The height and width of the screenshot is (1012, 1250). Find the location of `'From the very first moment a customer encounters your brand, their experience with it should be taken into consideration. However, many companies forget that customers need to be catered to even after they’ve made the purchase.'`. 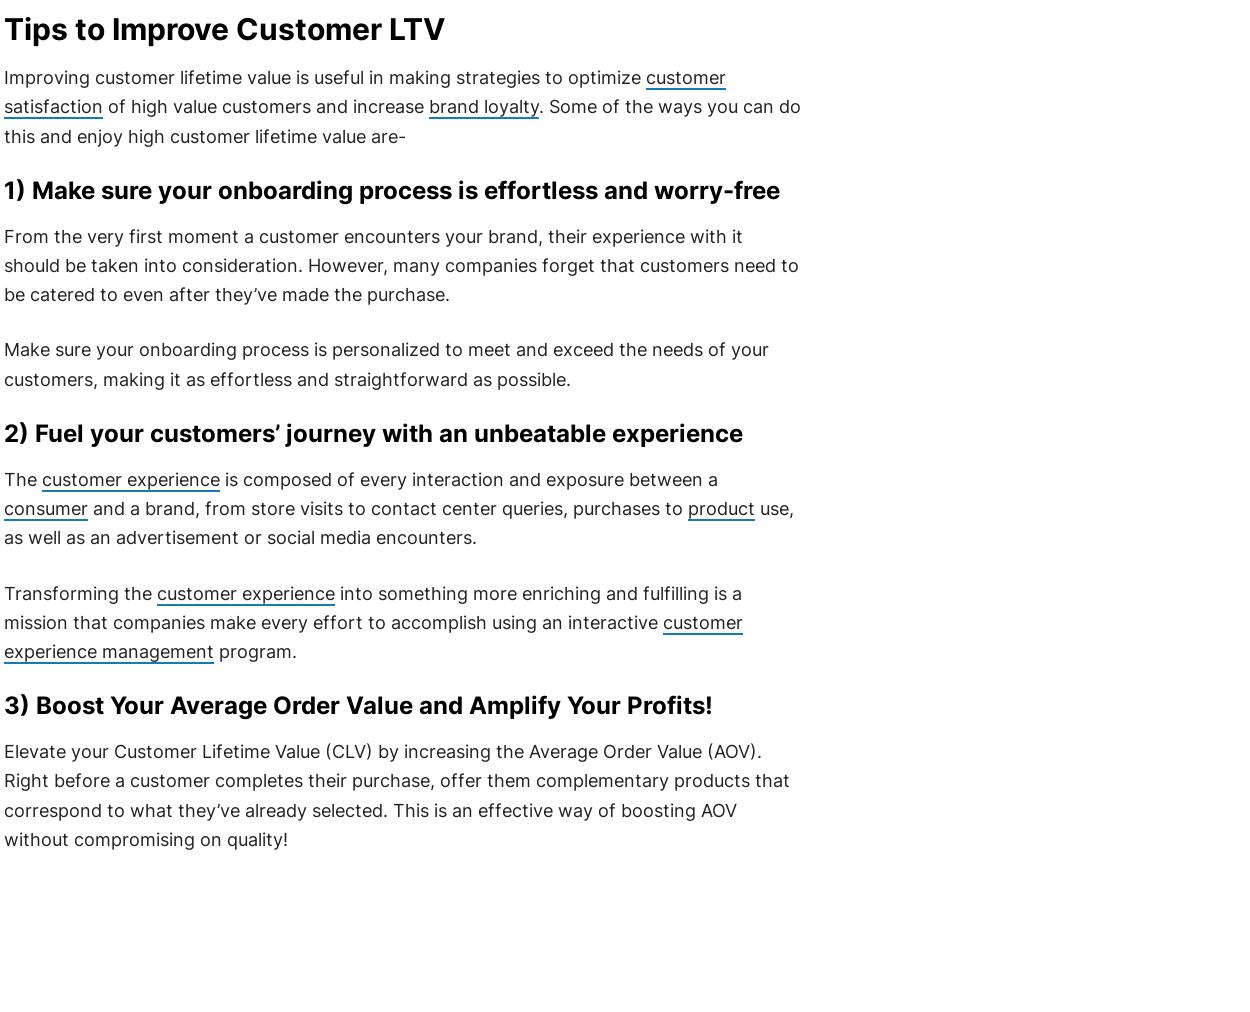

'From the very first moment a customer encounters your brand, their experience with it should be taken into consideration. However, many companies forget that customers need to be catered to even after they’ve made the purchase.' is located at coordinates (400, 264).